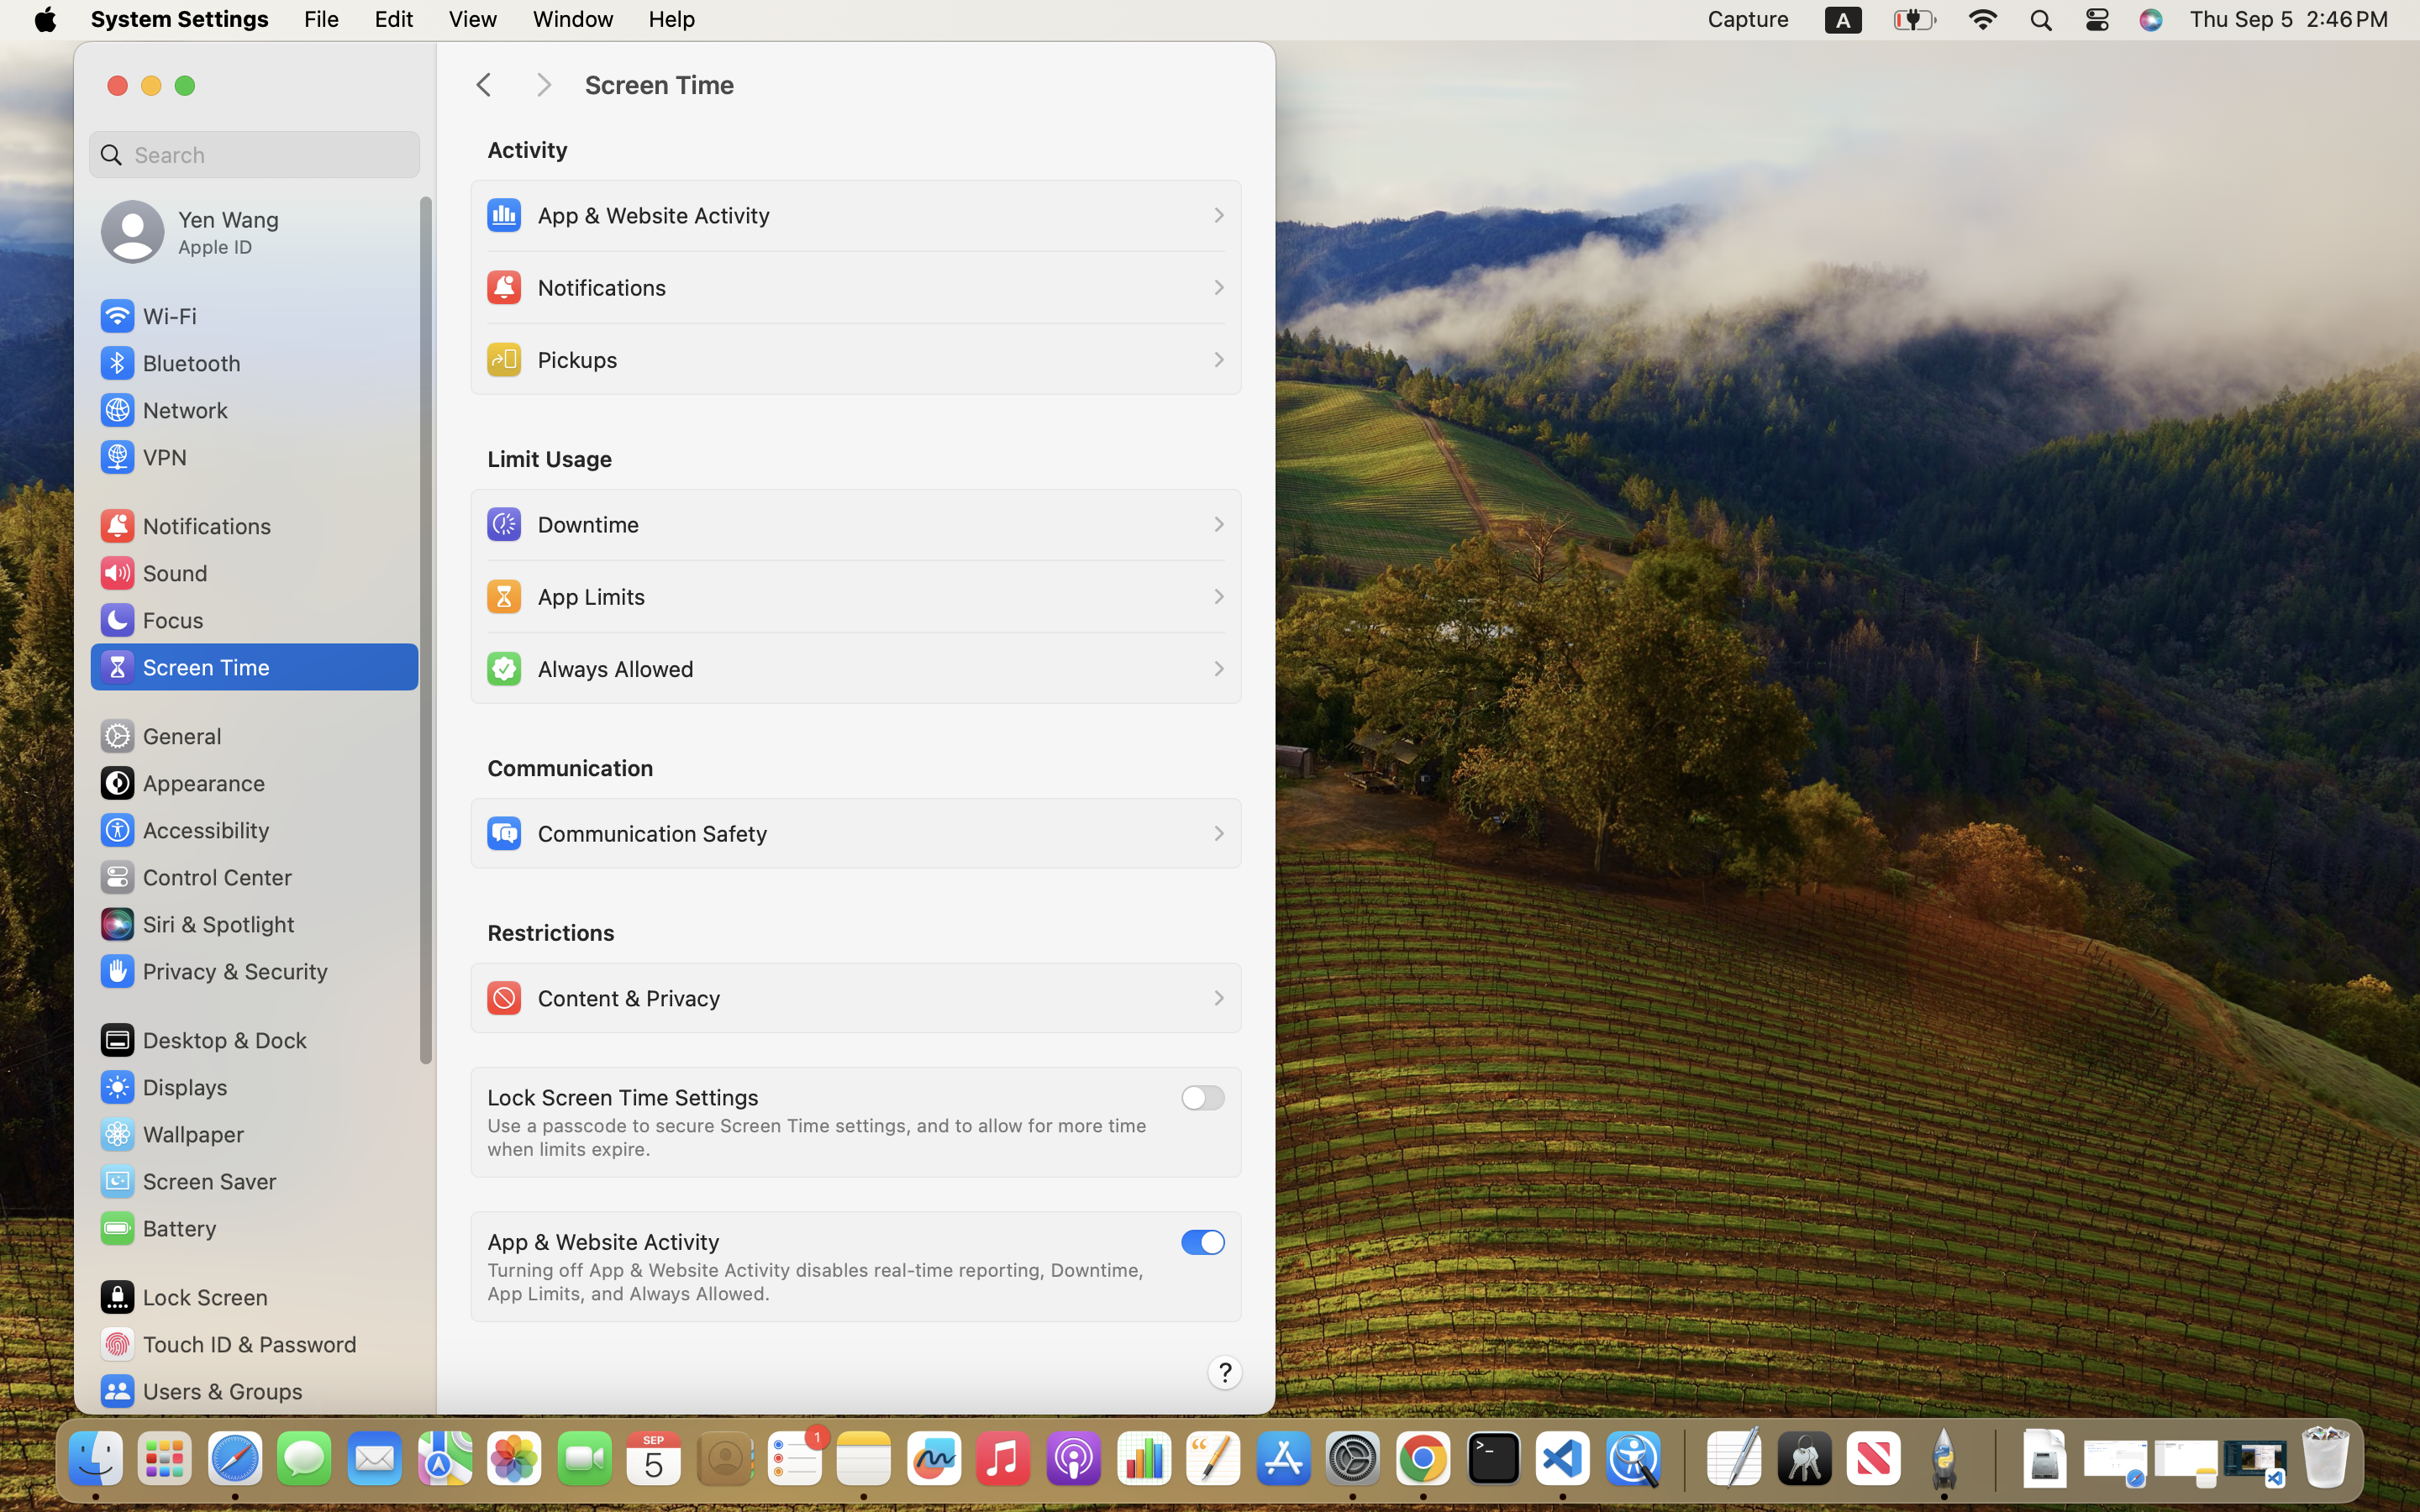 Image resolution: width=2420 pixels, height=1512 pixels. What do you see at coordinates (146, 315) in the screenshot?
I see `'Wi‑Fi'` at bounding box center [146, 315].